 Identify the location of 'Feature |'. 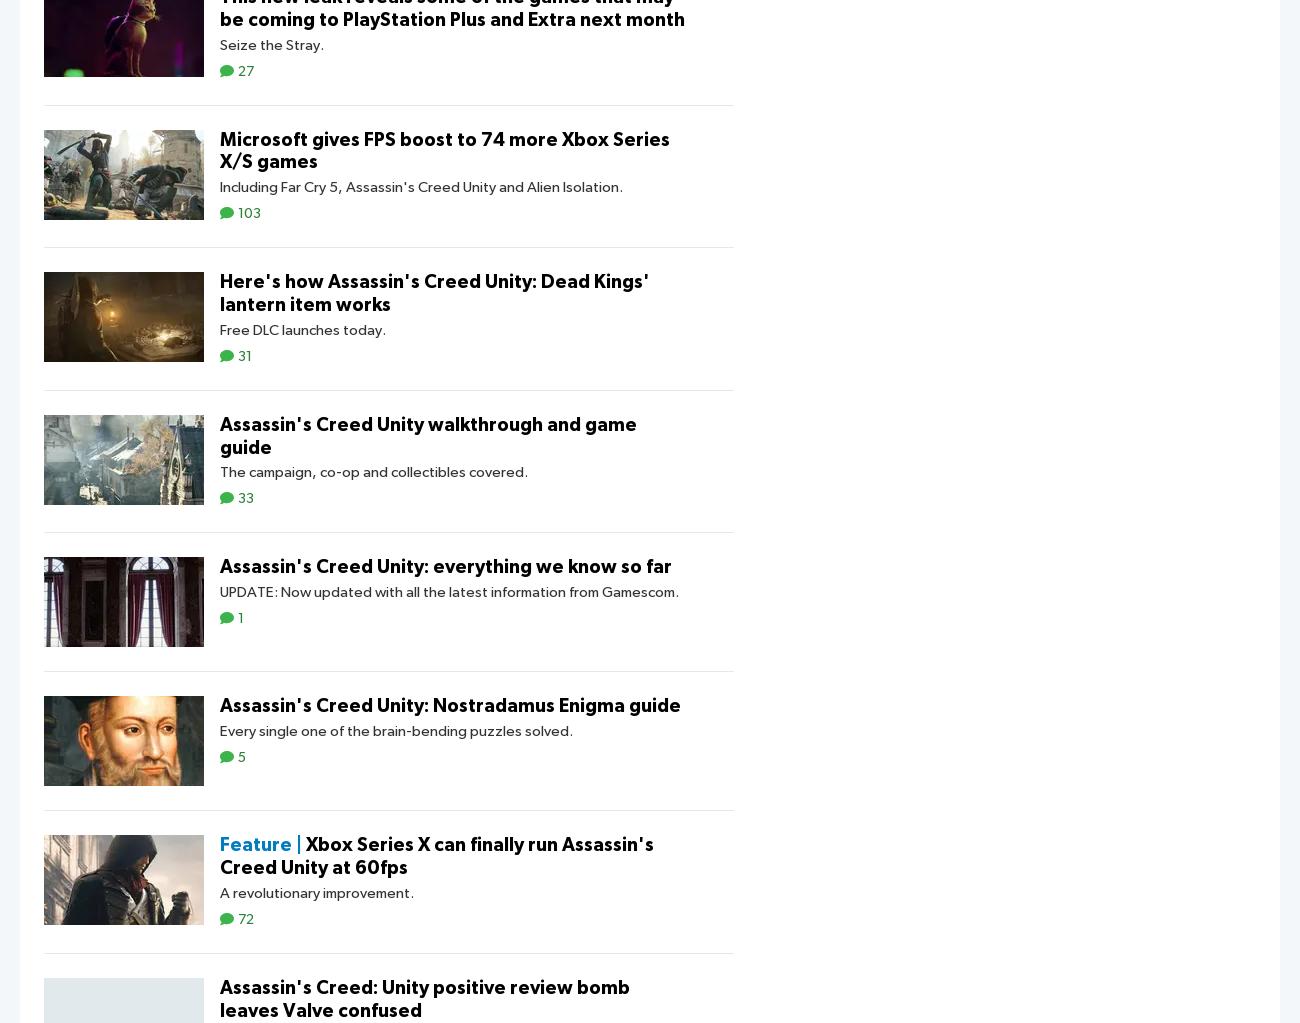
(260, 844).